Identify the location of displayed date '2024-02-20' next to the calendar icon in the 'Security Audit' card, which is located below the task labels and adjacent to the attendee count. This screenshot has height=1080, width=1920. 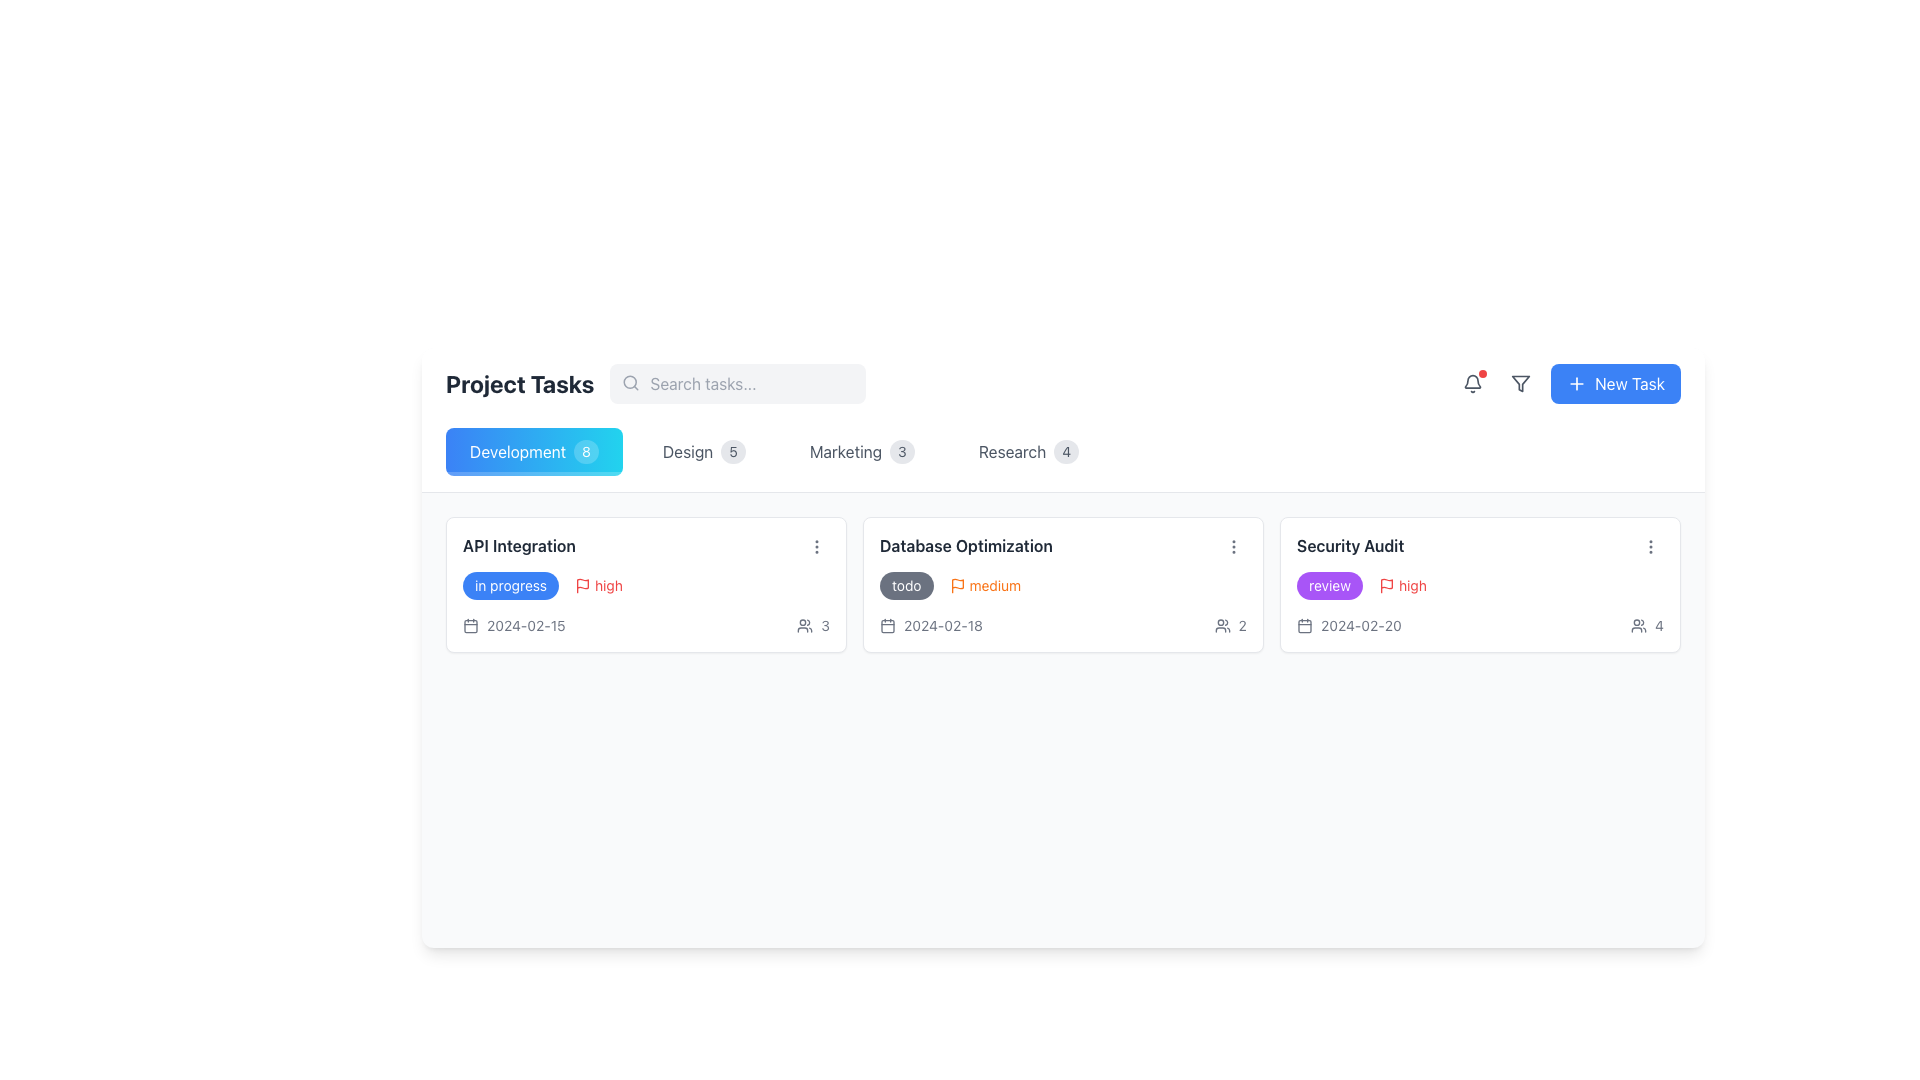
(1349, 624).